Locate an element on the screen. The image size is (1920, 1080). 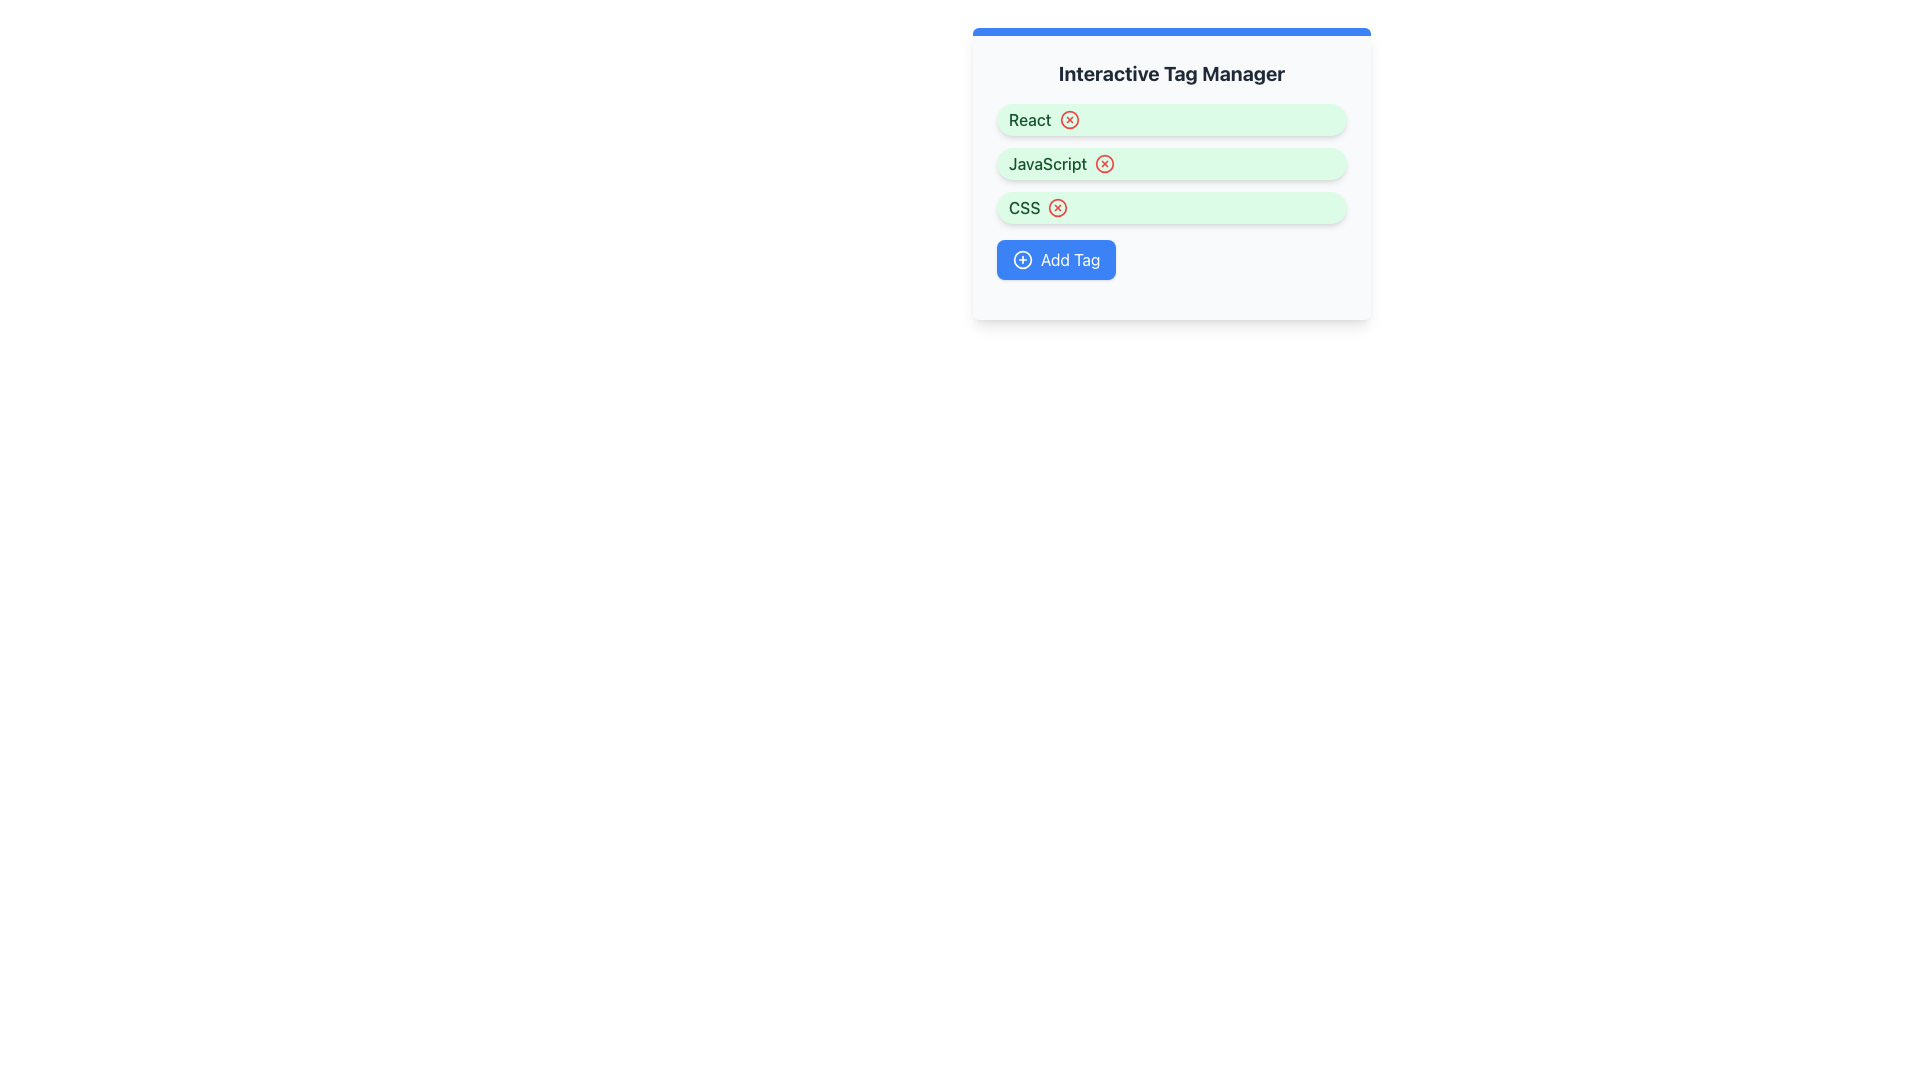
the Removable Tag button labeled 'JavaScript' is located at coordinates (1171, 163).